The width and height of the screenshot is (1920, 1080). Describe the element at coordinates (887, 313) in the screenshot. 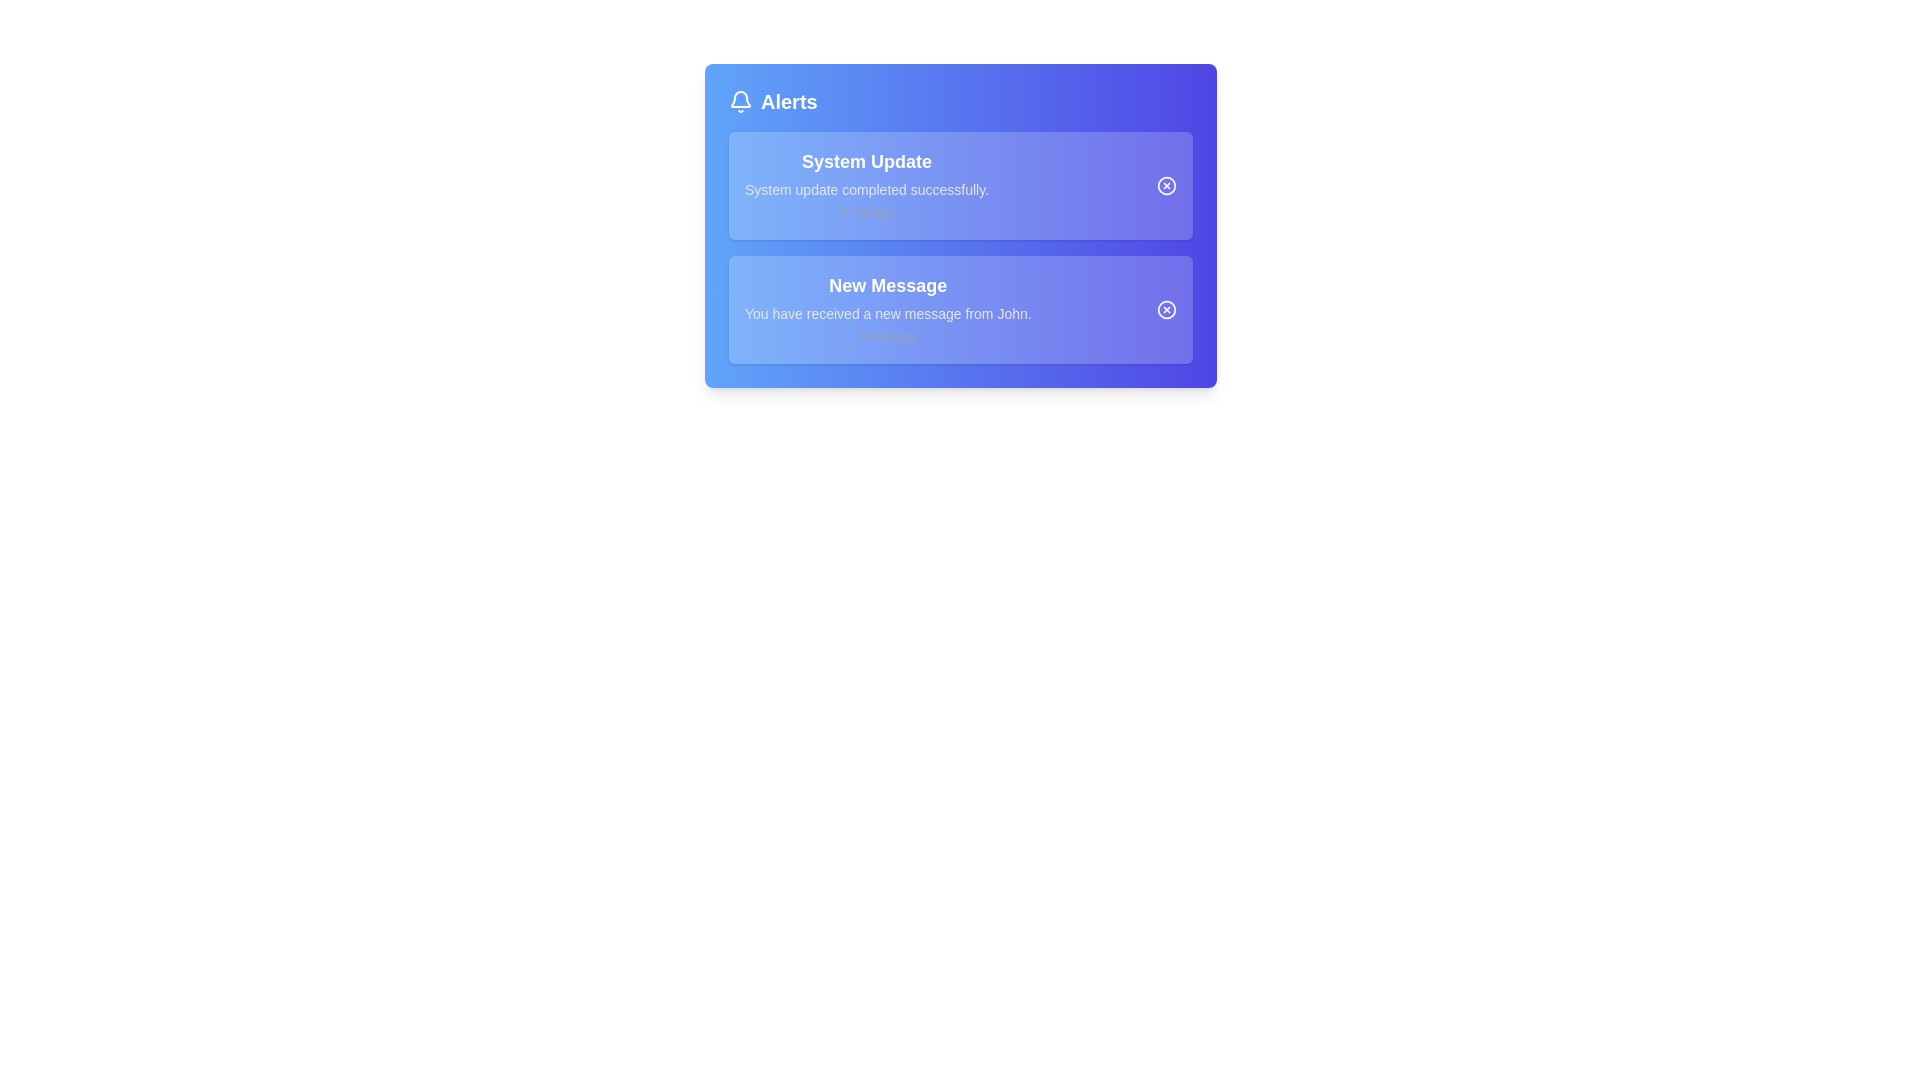

I see `the static text that reads 'You have received a new message from John.' located under the 'New Message' header in the notification card` at that location.